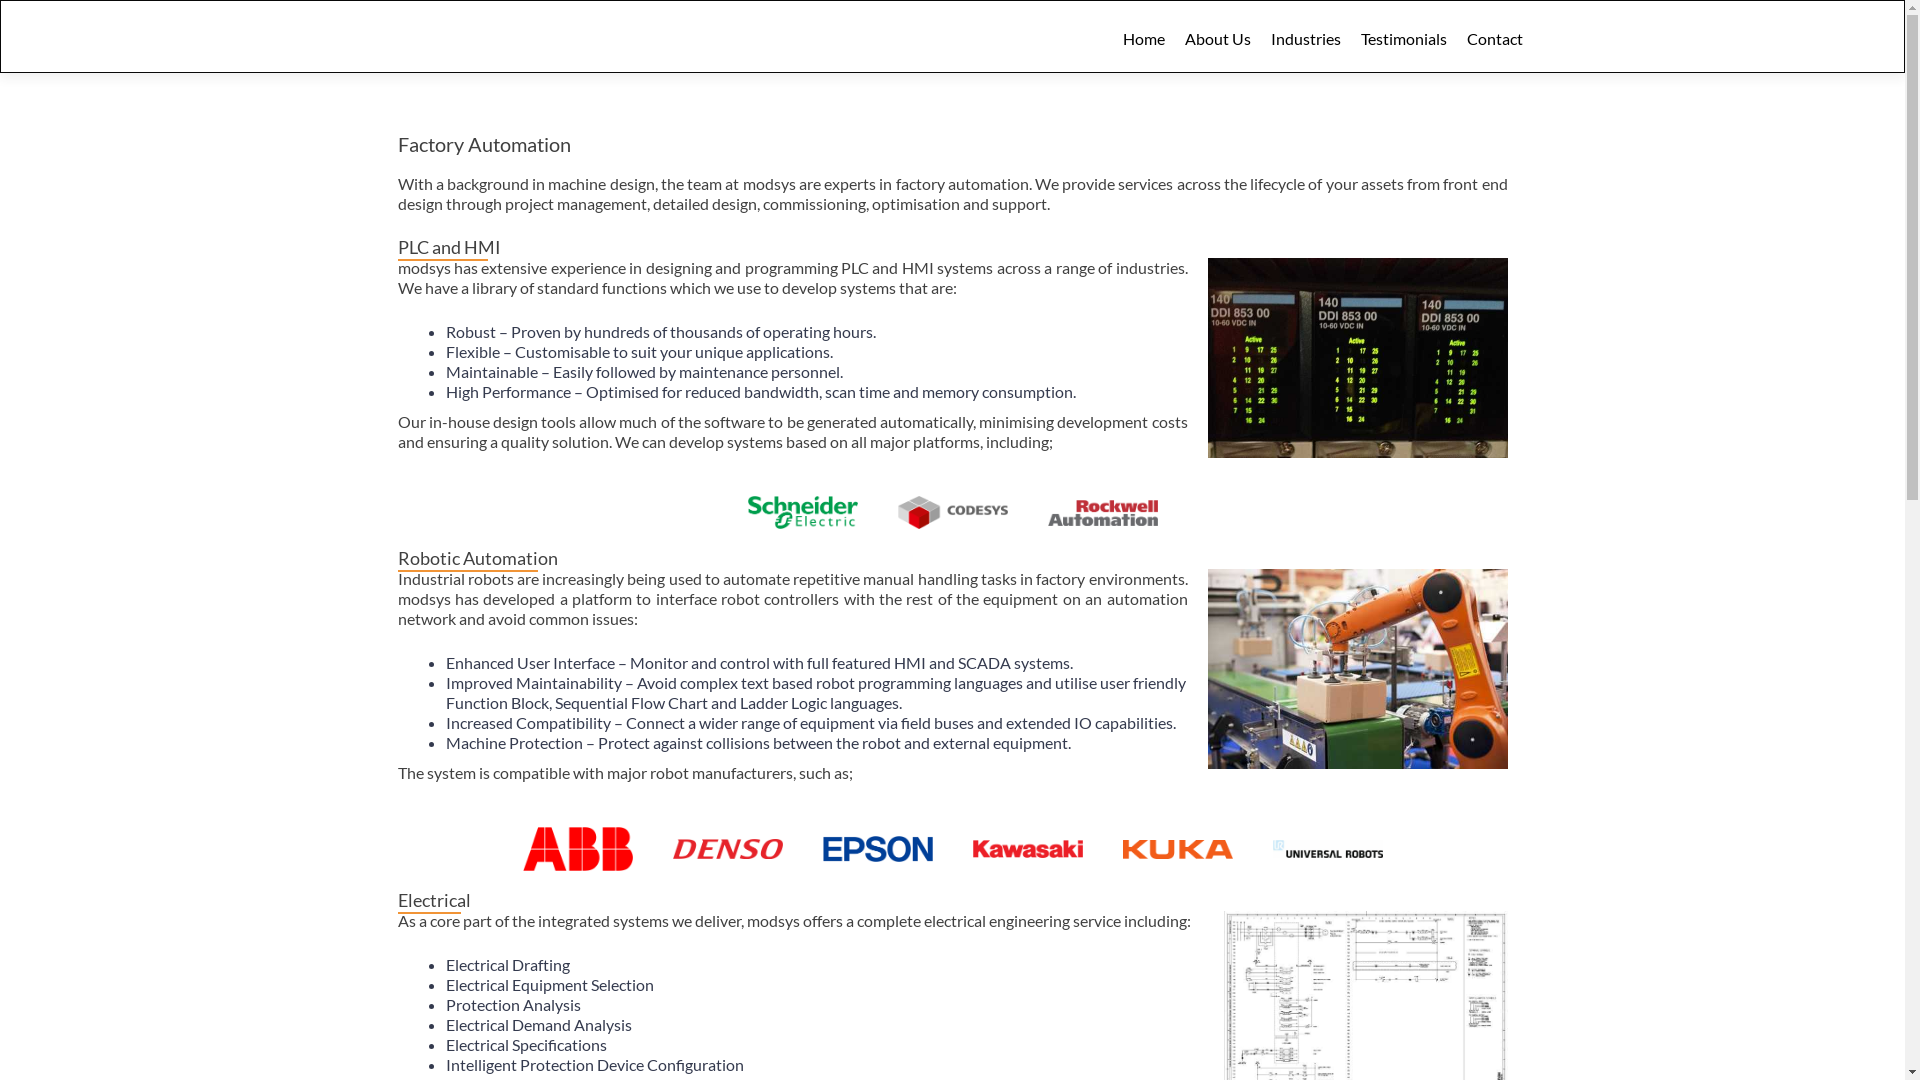 This screenshot has height=1080, width=1920. I want to click on 'Testimonials', so click(1359, 38).